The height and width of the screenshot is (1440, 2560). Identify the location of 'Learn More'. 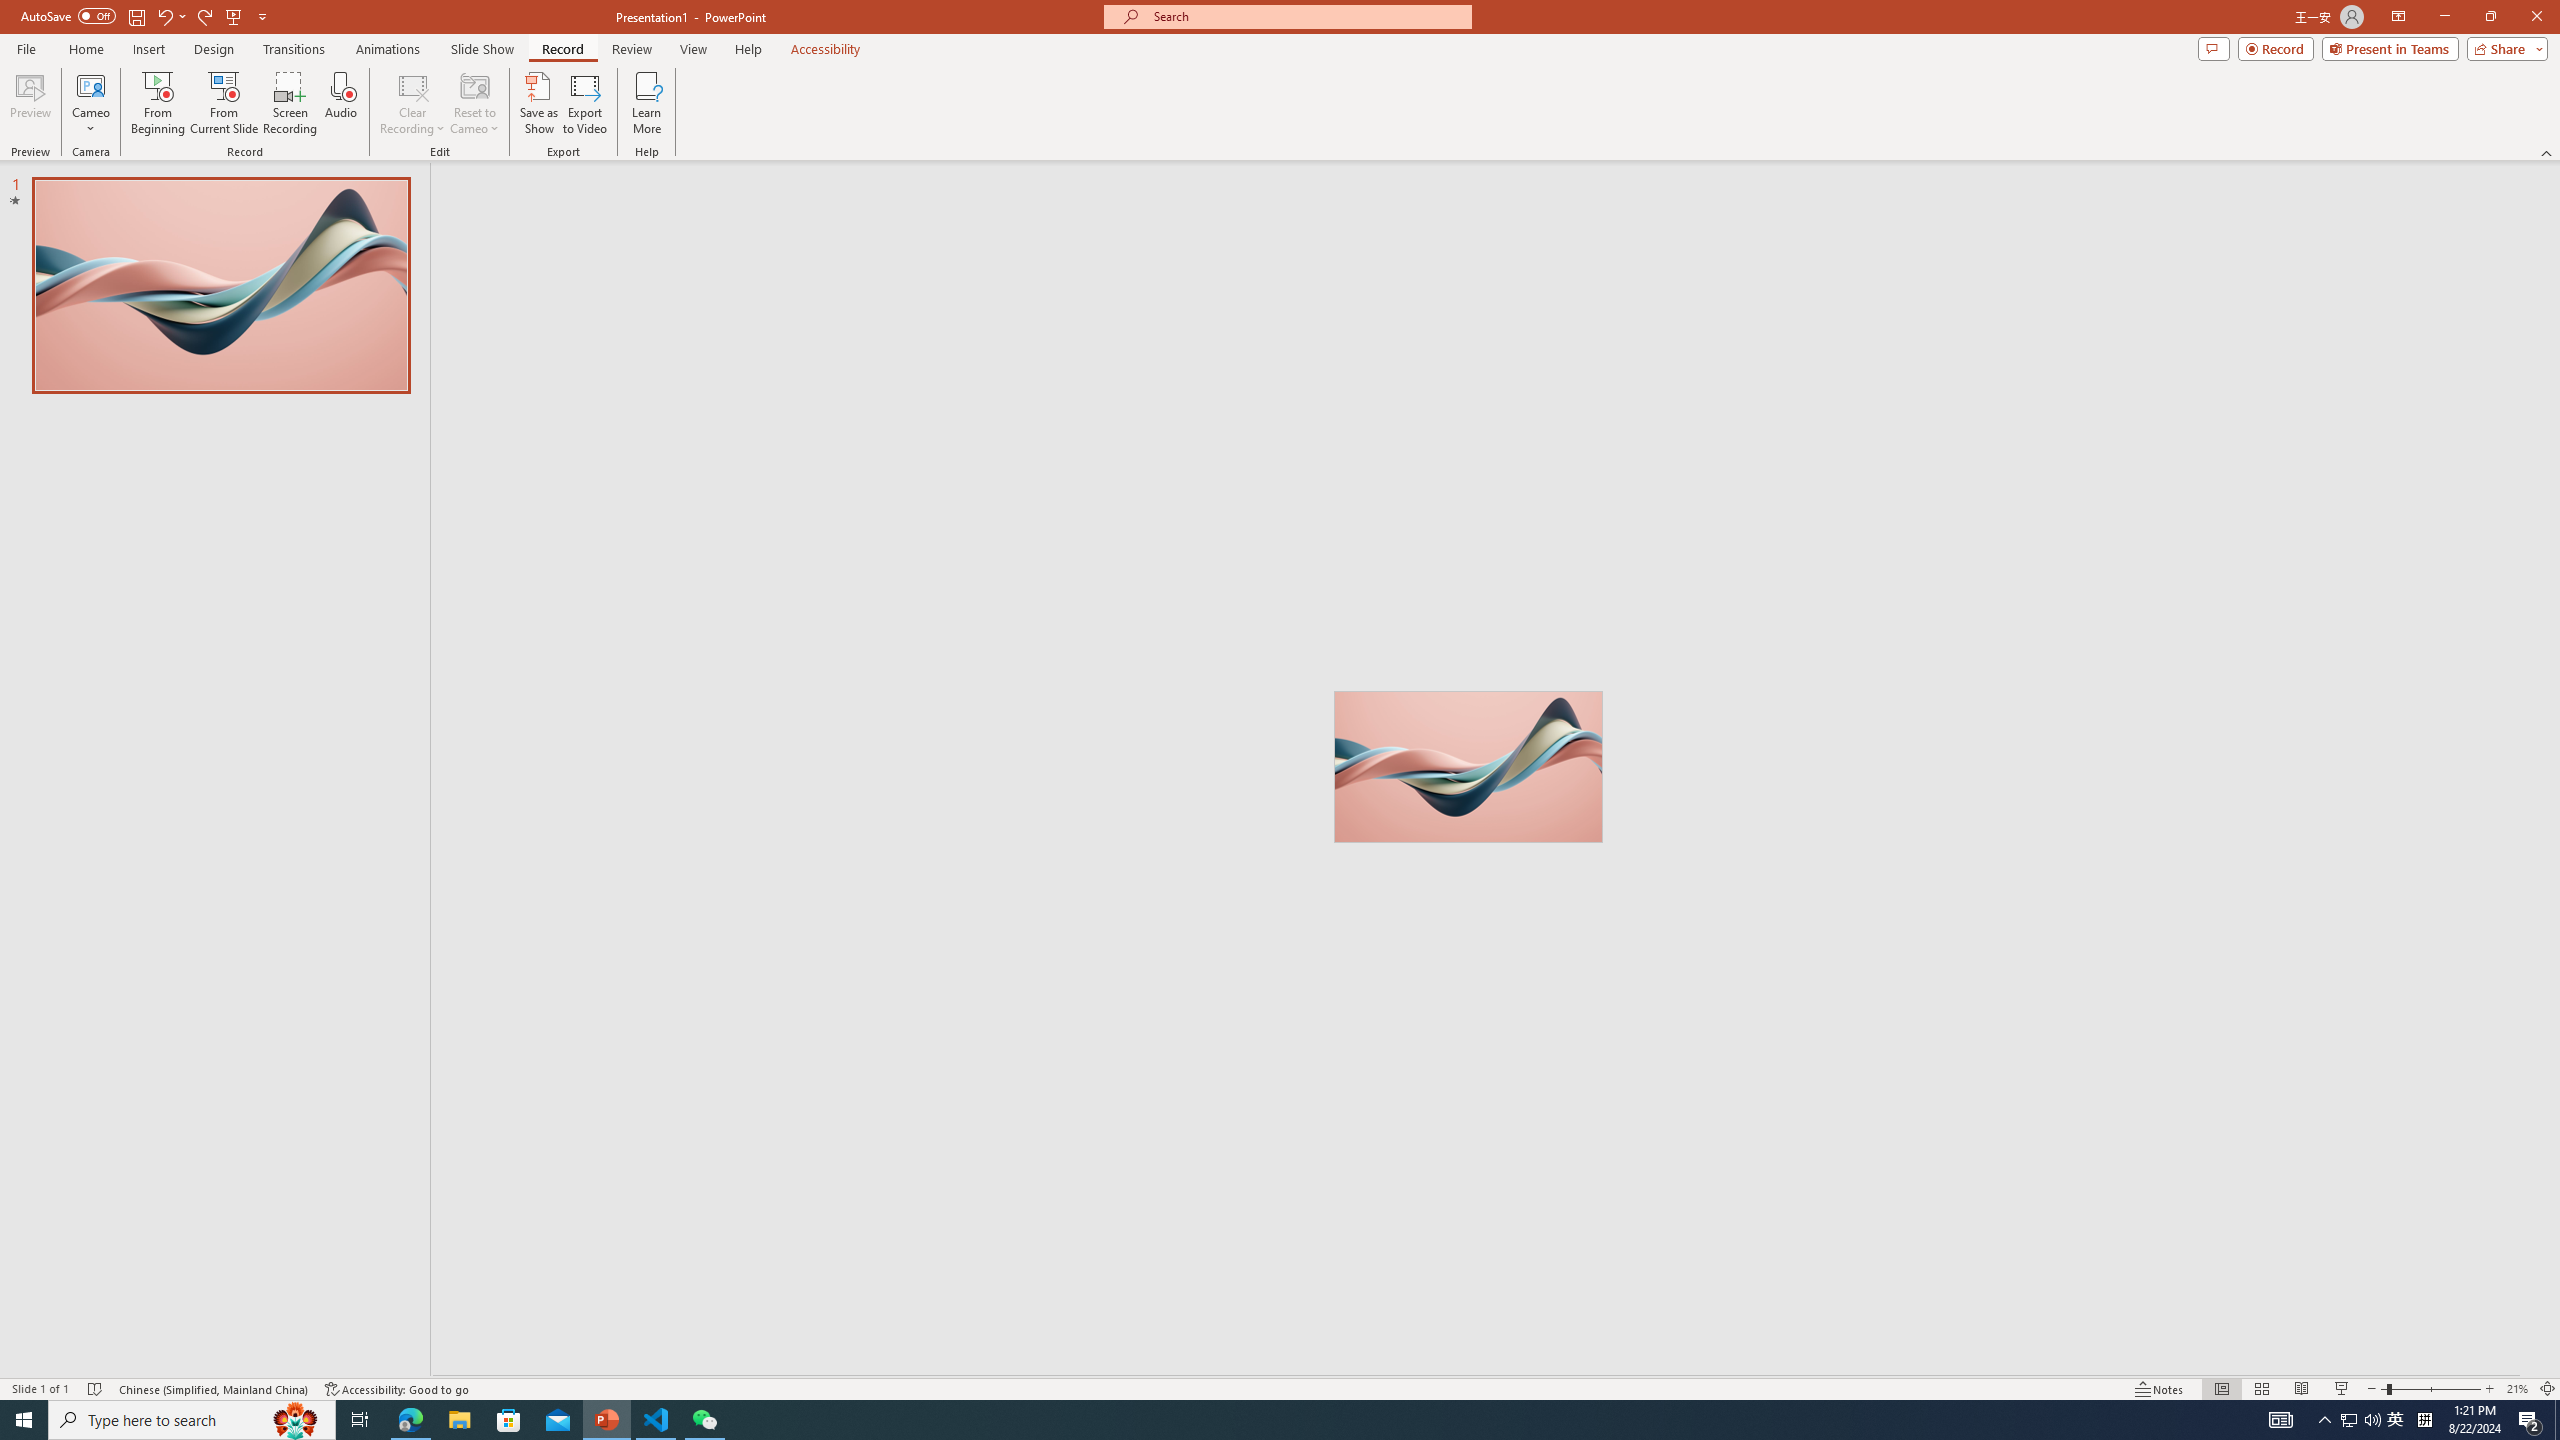
(647, 103).